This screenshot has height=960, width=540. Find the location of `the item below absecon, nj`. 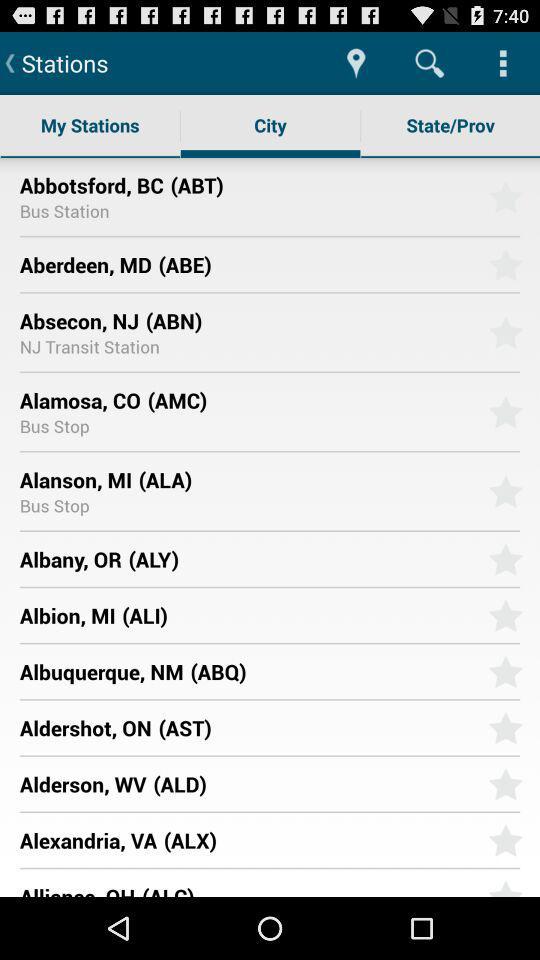

the item below absecon, nj is located at coordinates (88, 346).